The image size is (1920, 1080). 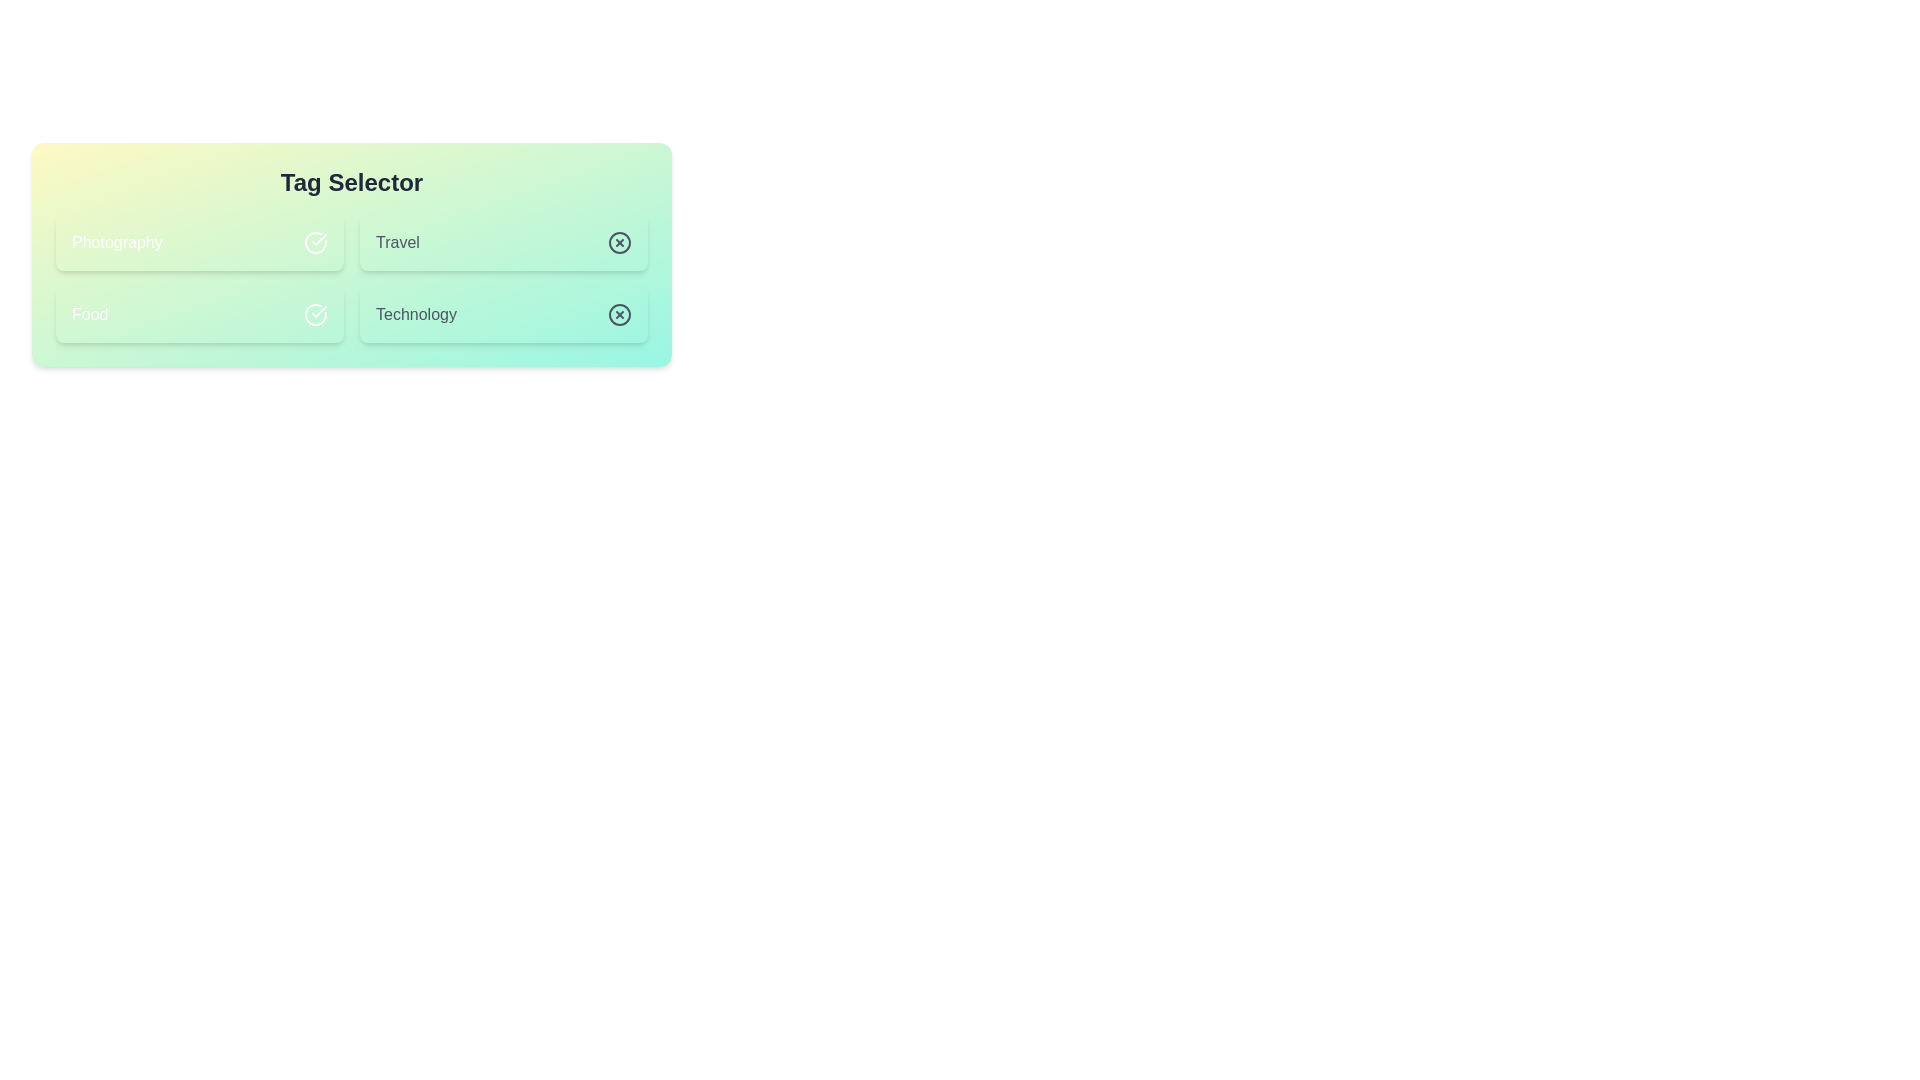 What do you see at coordinates (200, 315) in the screenshot?
I see `the tag labeled Food to toggle its active state` at bounding box center [200, 315].